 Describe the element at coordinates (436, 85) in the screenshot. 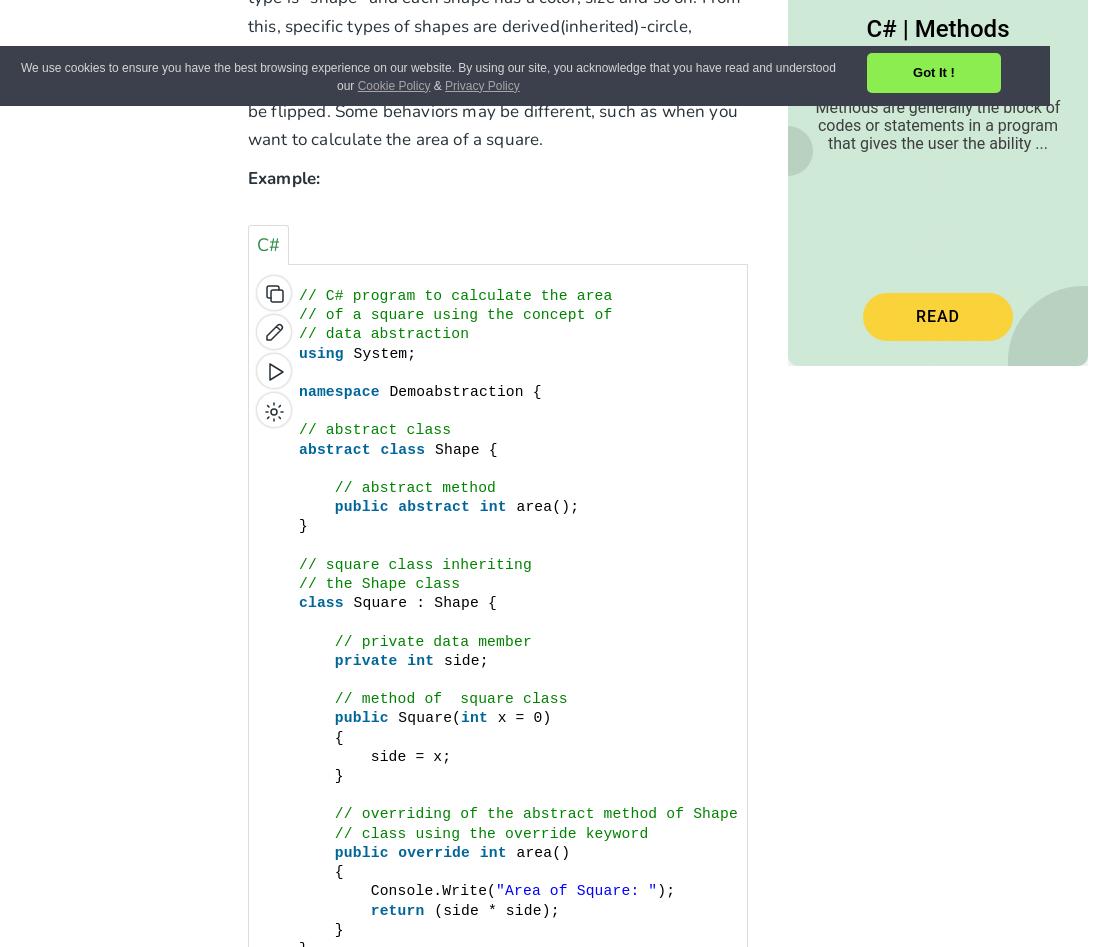

I see `'&'` at that location.